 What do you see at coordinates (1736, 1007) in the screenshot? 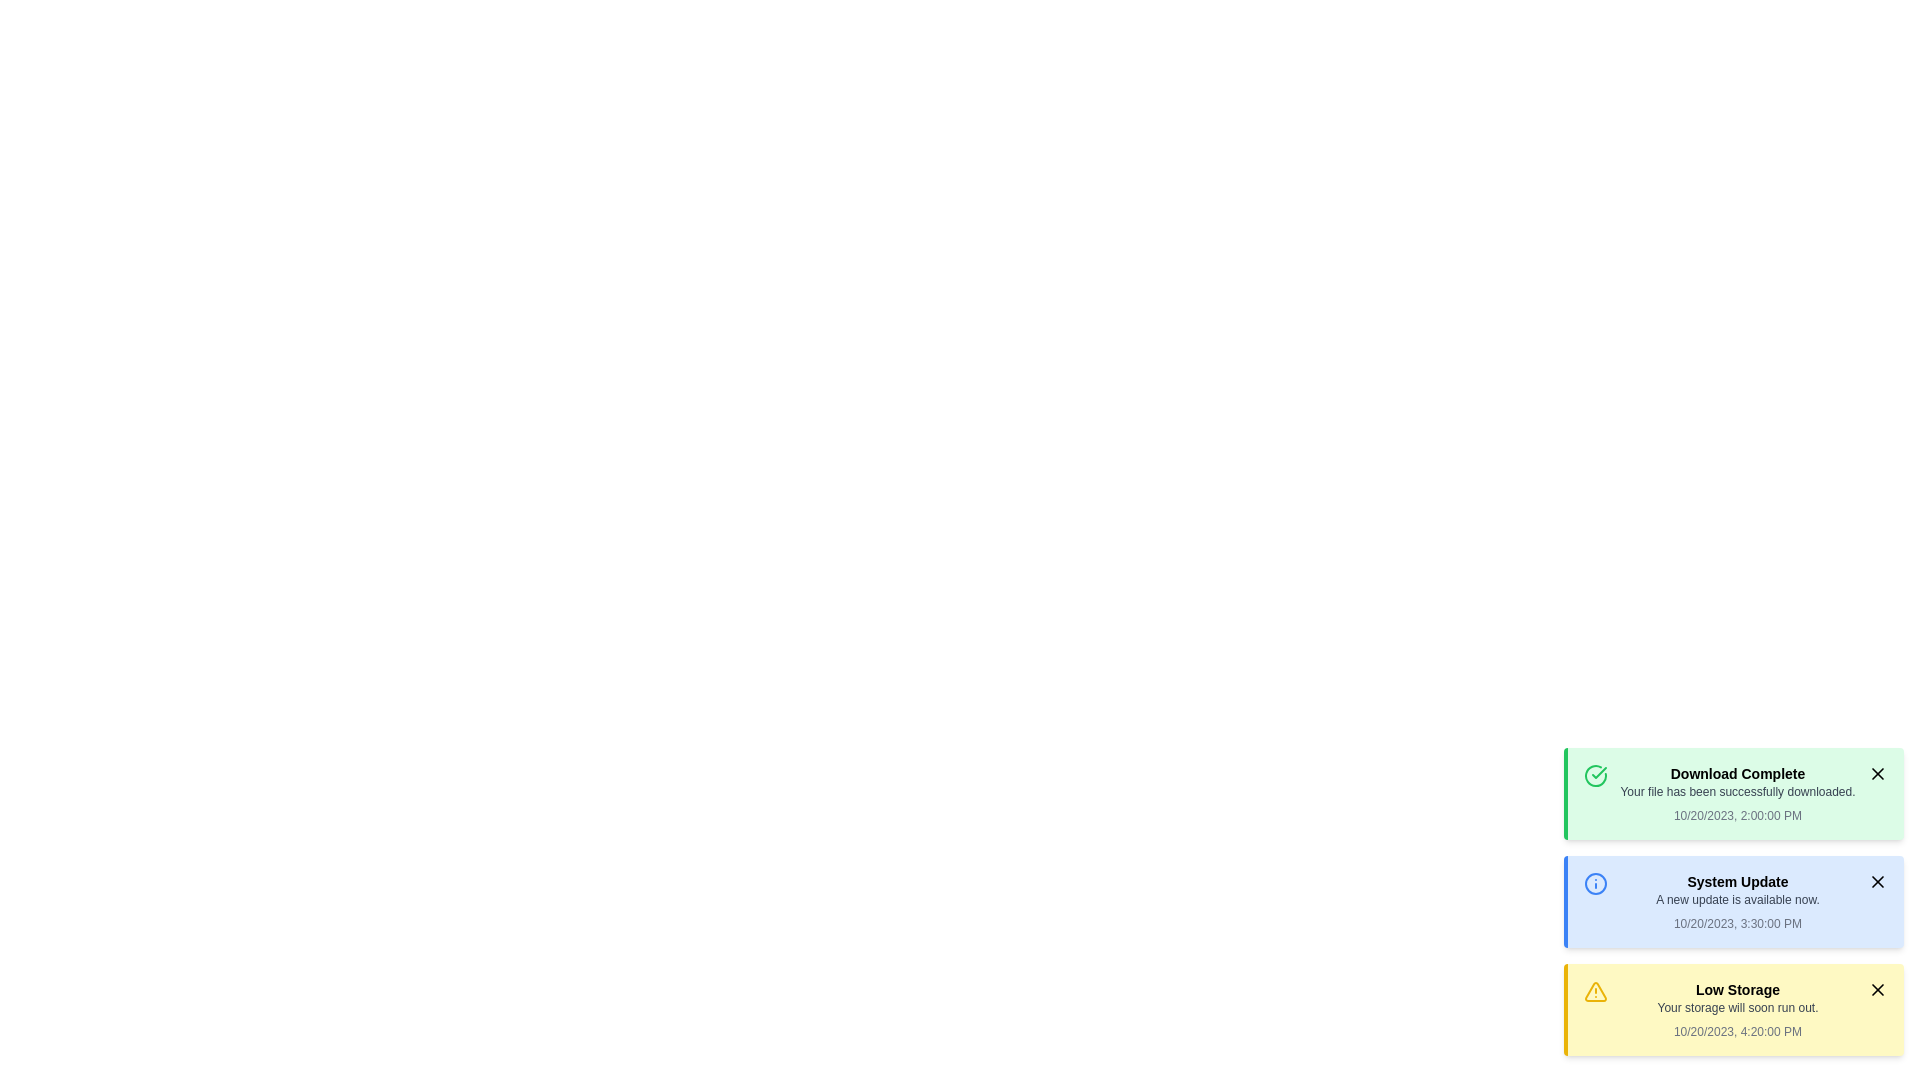
I see `the static text that alerts the user about low storage, positioned below the 'Low Storage' text and above the timestamp` at bounding box center [1736, 1007].